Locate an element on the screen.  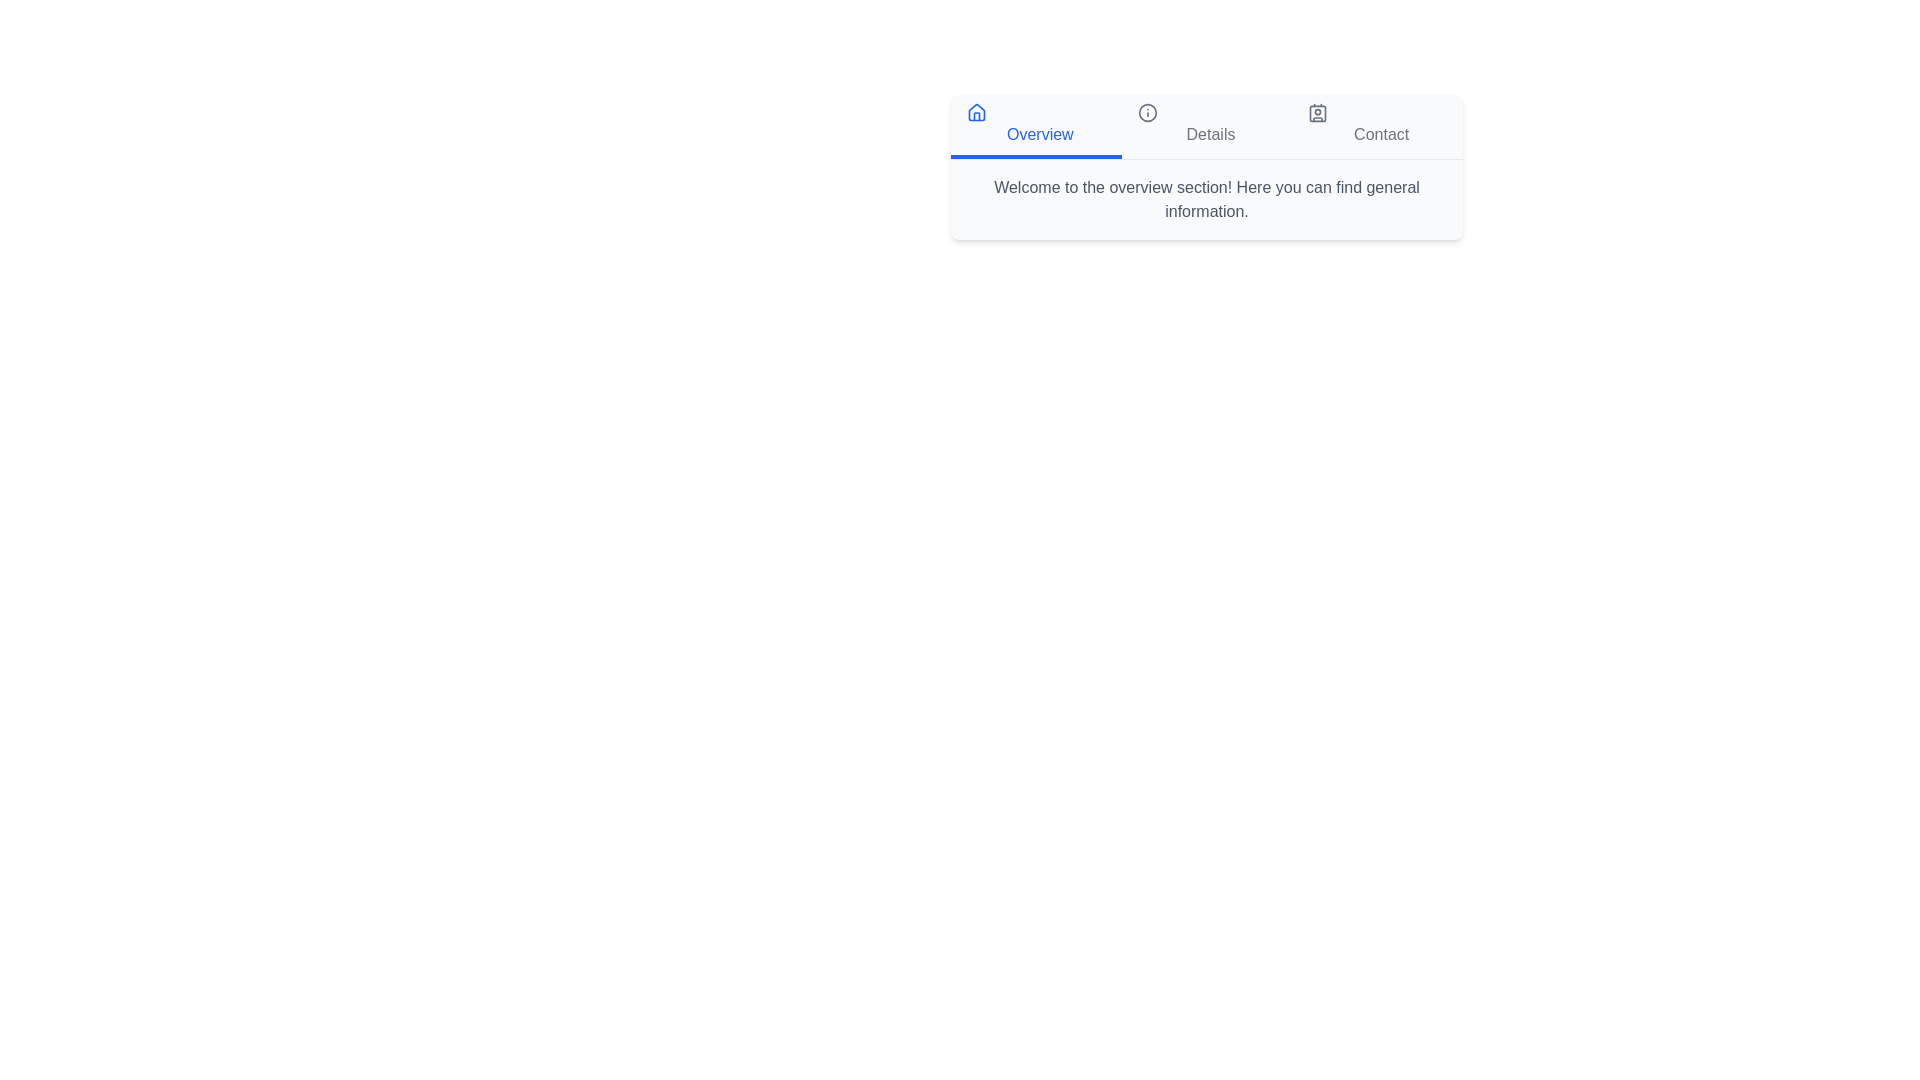
the tab labeled Details to switch to that section is located at coordinates (1205, 127).